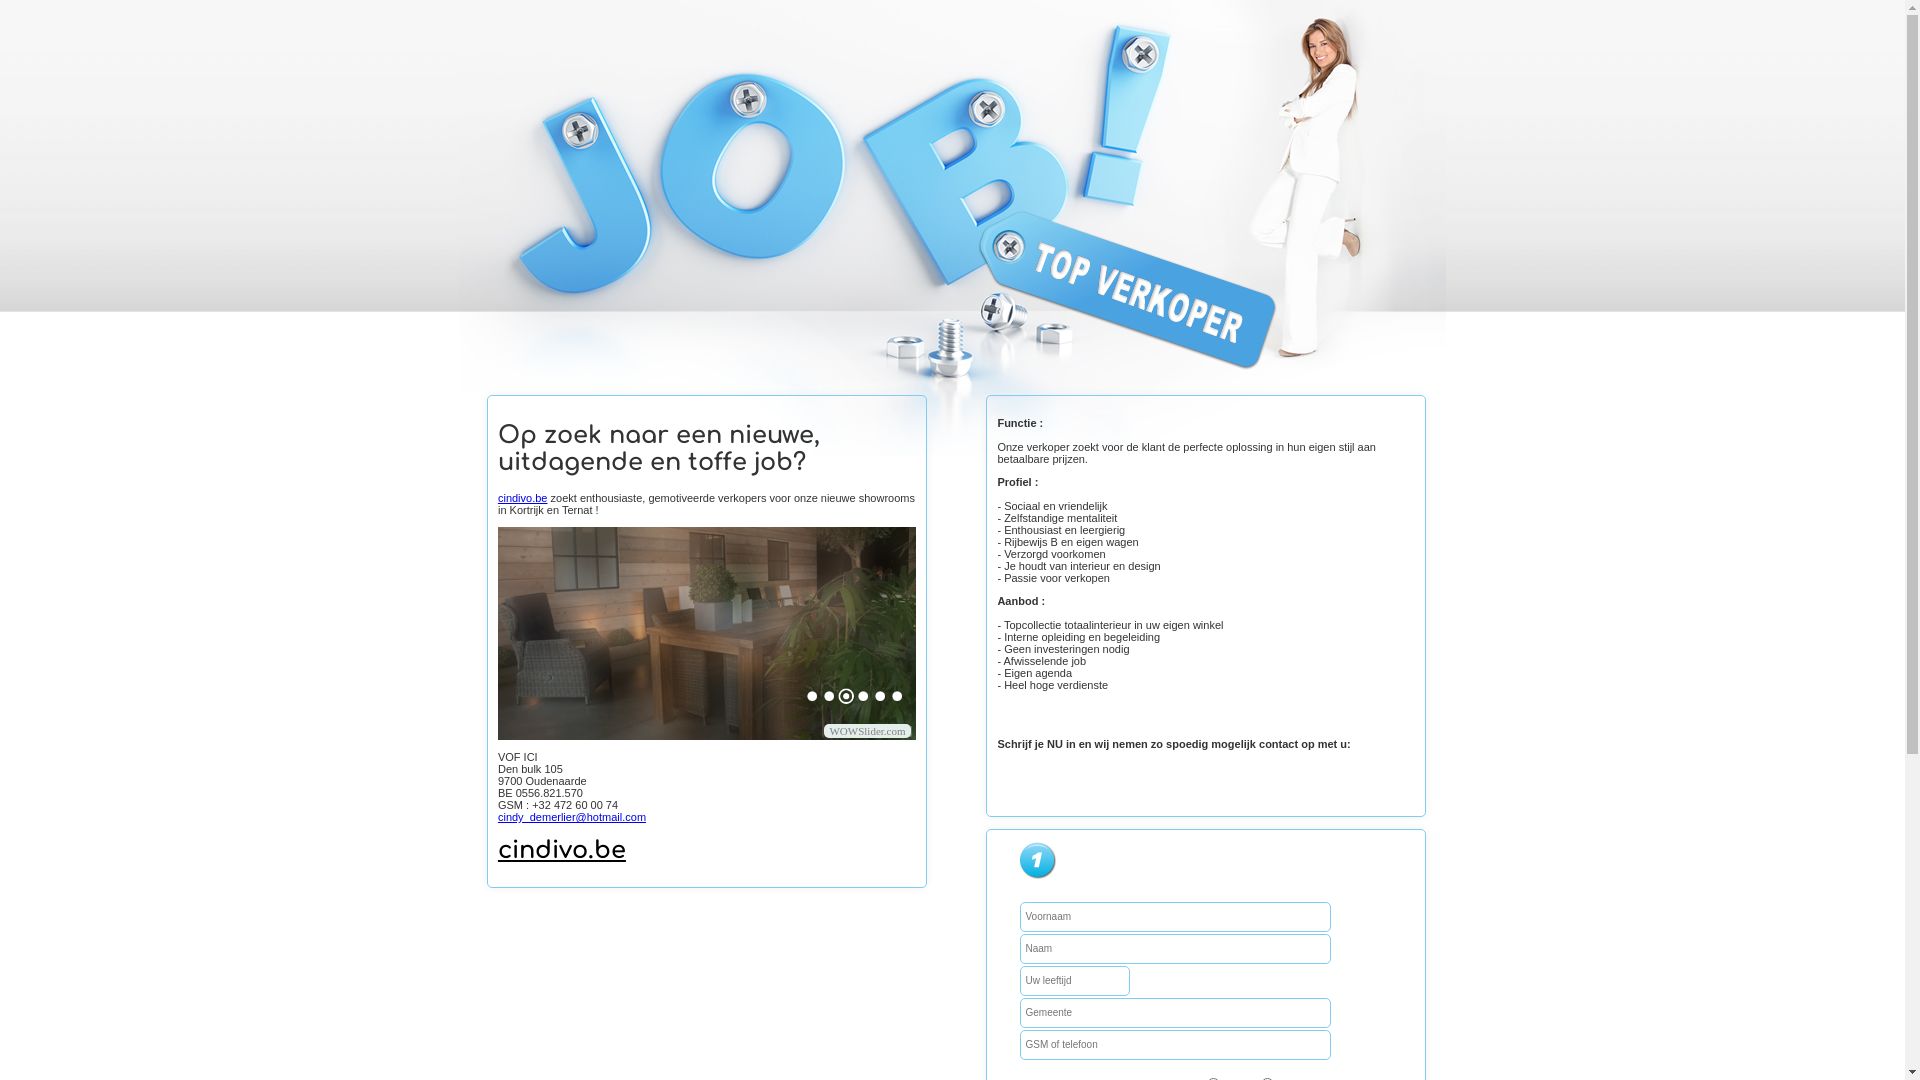 Image resolution: width=1920 pixels, height=1080 pixels. What do you see at coordinates (570, 817) in the screenshot?
I see `'cindy_demerlier@hotmail.com'` at bounding box center [570, 817].